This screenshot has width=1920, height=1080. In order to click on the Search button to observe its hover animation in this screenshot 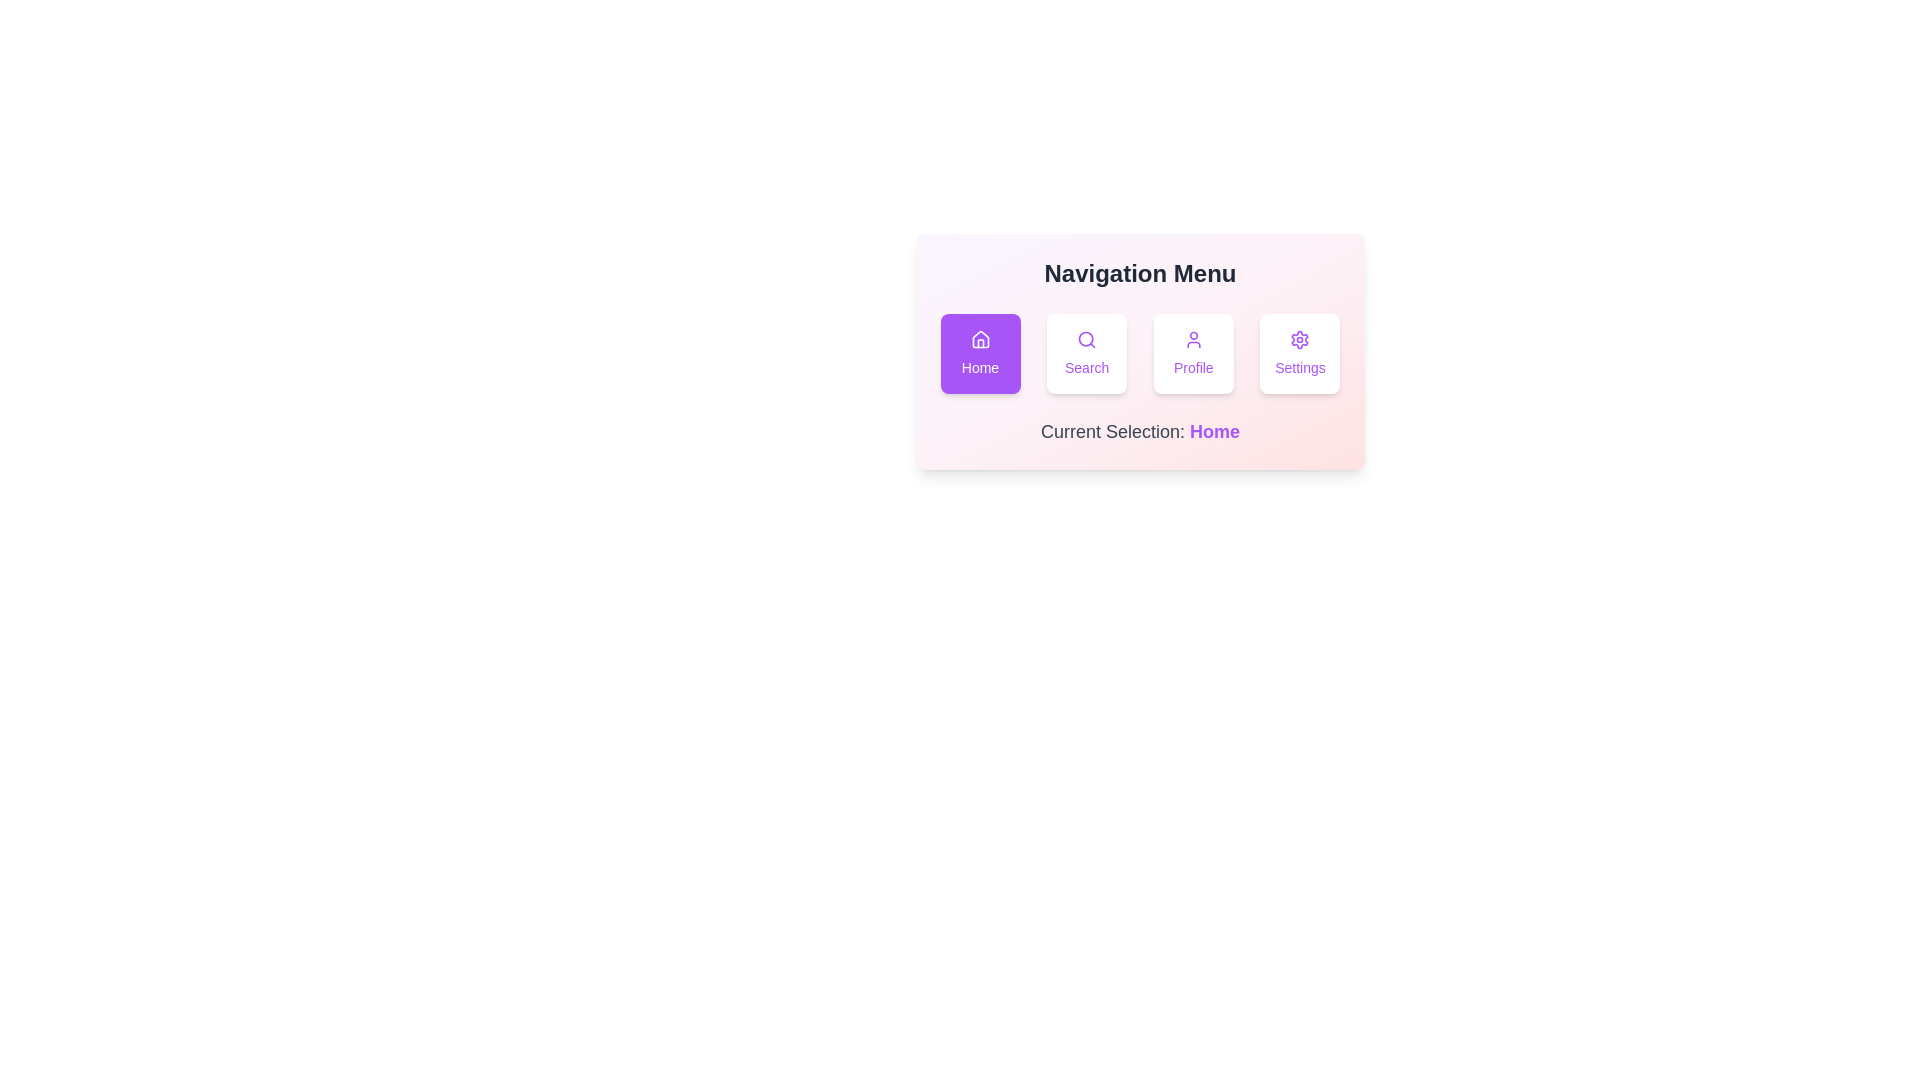, I will do `click(1086, 353)`.